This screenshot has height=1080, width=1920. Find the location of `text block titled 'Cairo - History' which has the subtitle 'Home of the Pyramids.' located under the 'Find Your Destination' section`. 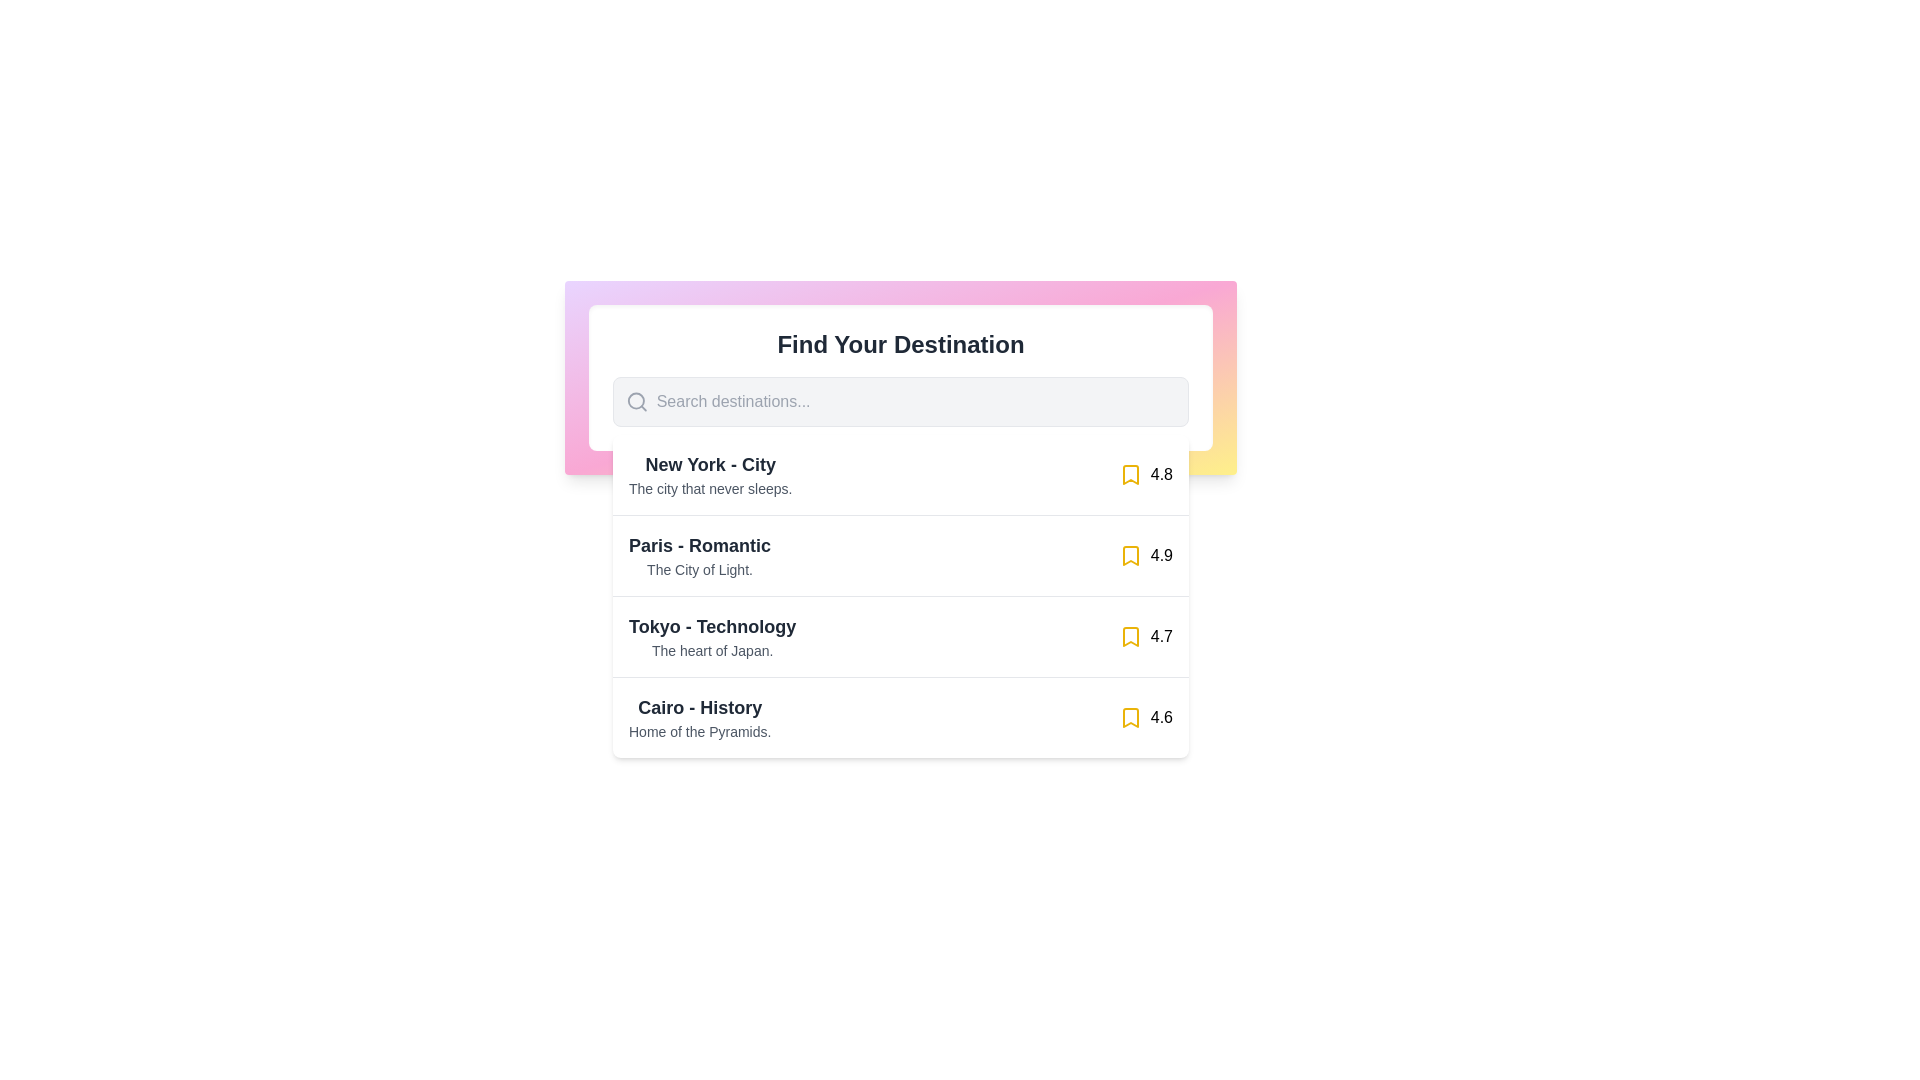

text block titled 'Cairo - History' which has the subtitle 'Home of the Pyramids.' located under the 'Find Your Destination' section is located at coordinates (700, 716).